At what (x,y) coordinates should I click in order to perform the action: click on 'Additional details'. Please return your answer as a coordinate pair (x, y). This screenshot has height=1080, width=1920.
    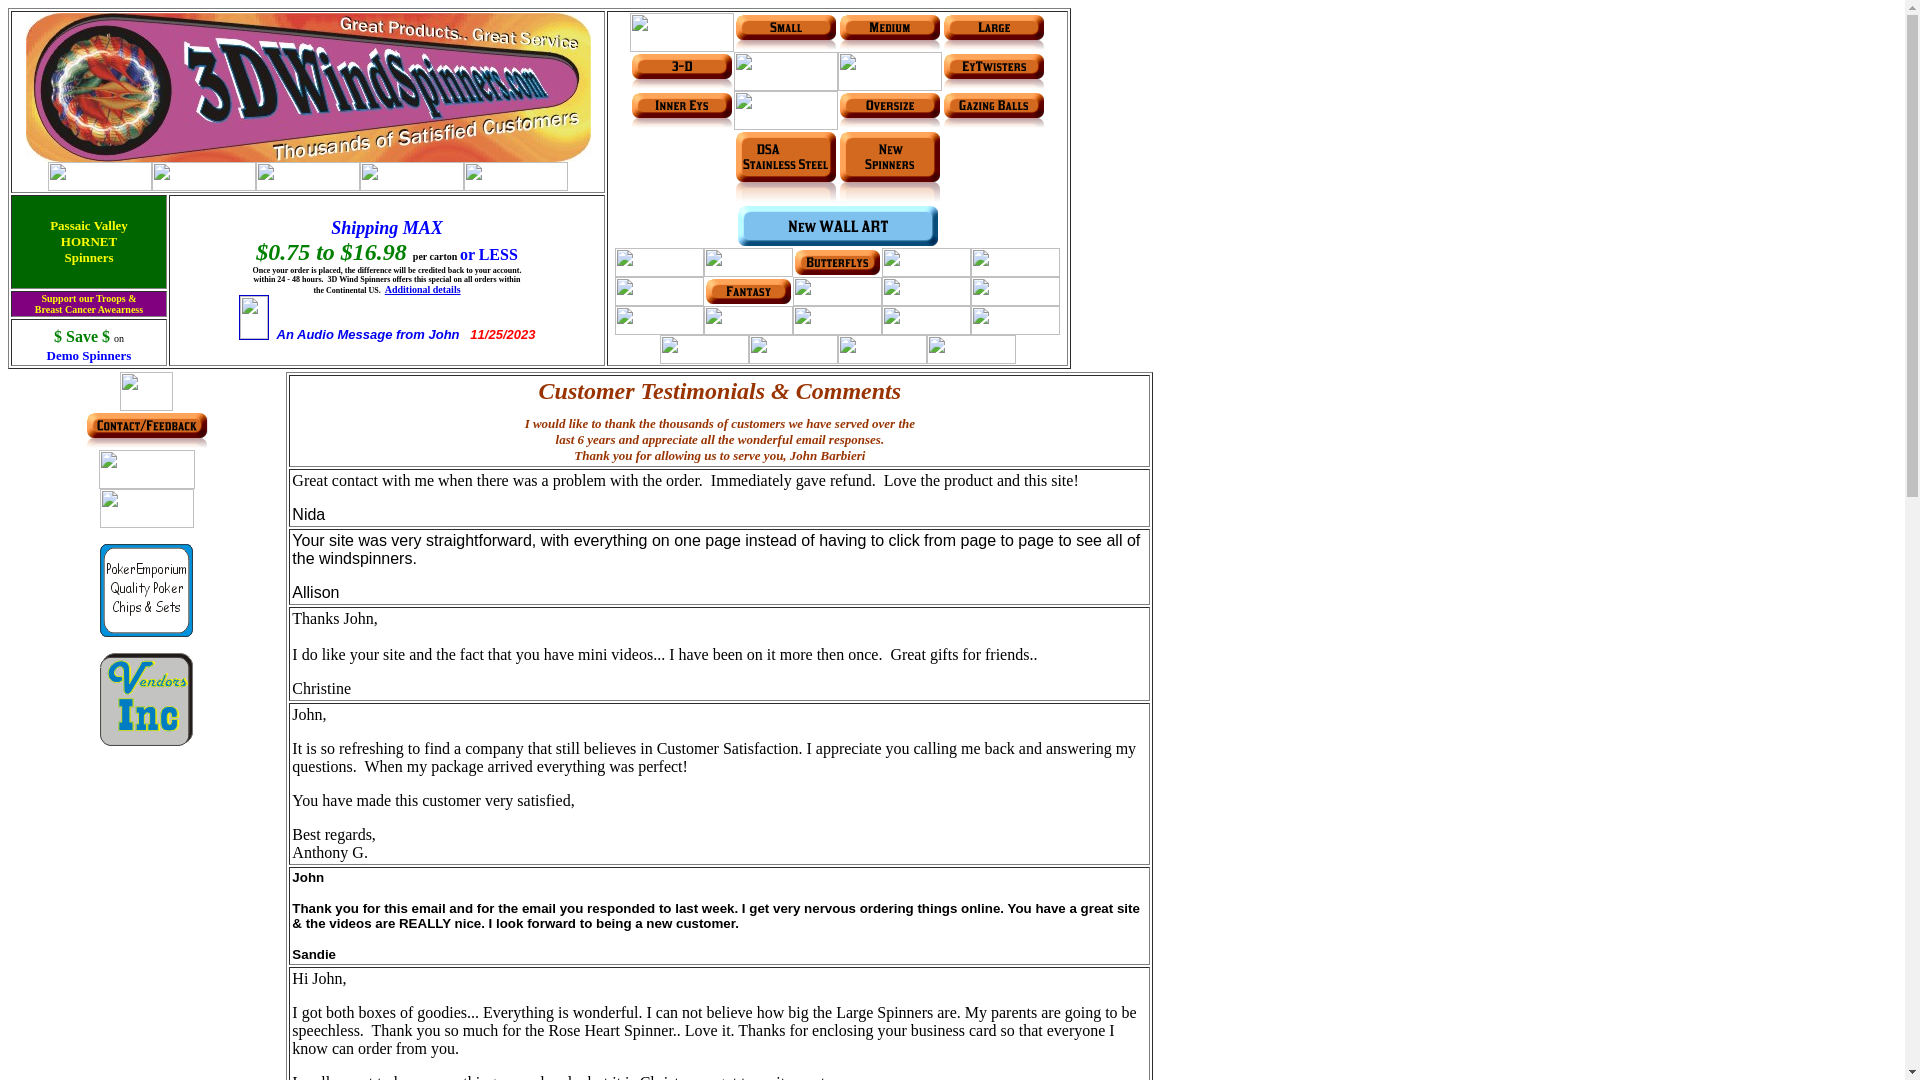
    Looking at the image, I should click on (384, 289).